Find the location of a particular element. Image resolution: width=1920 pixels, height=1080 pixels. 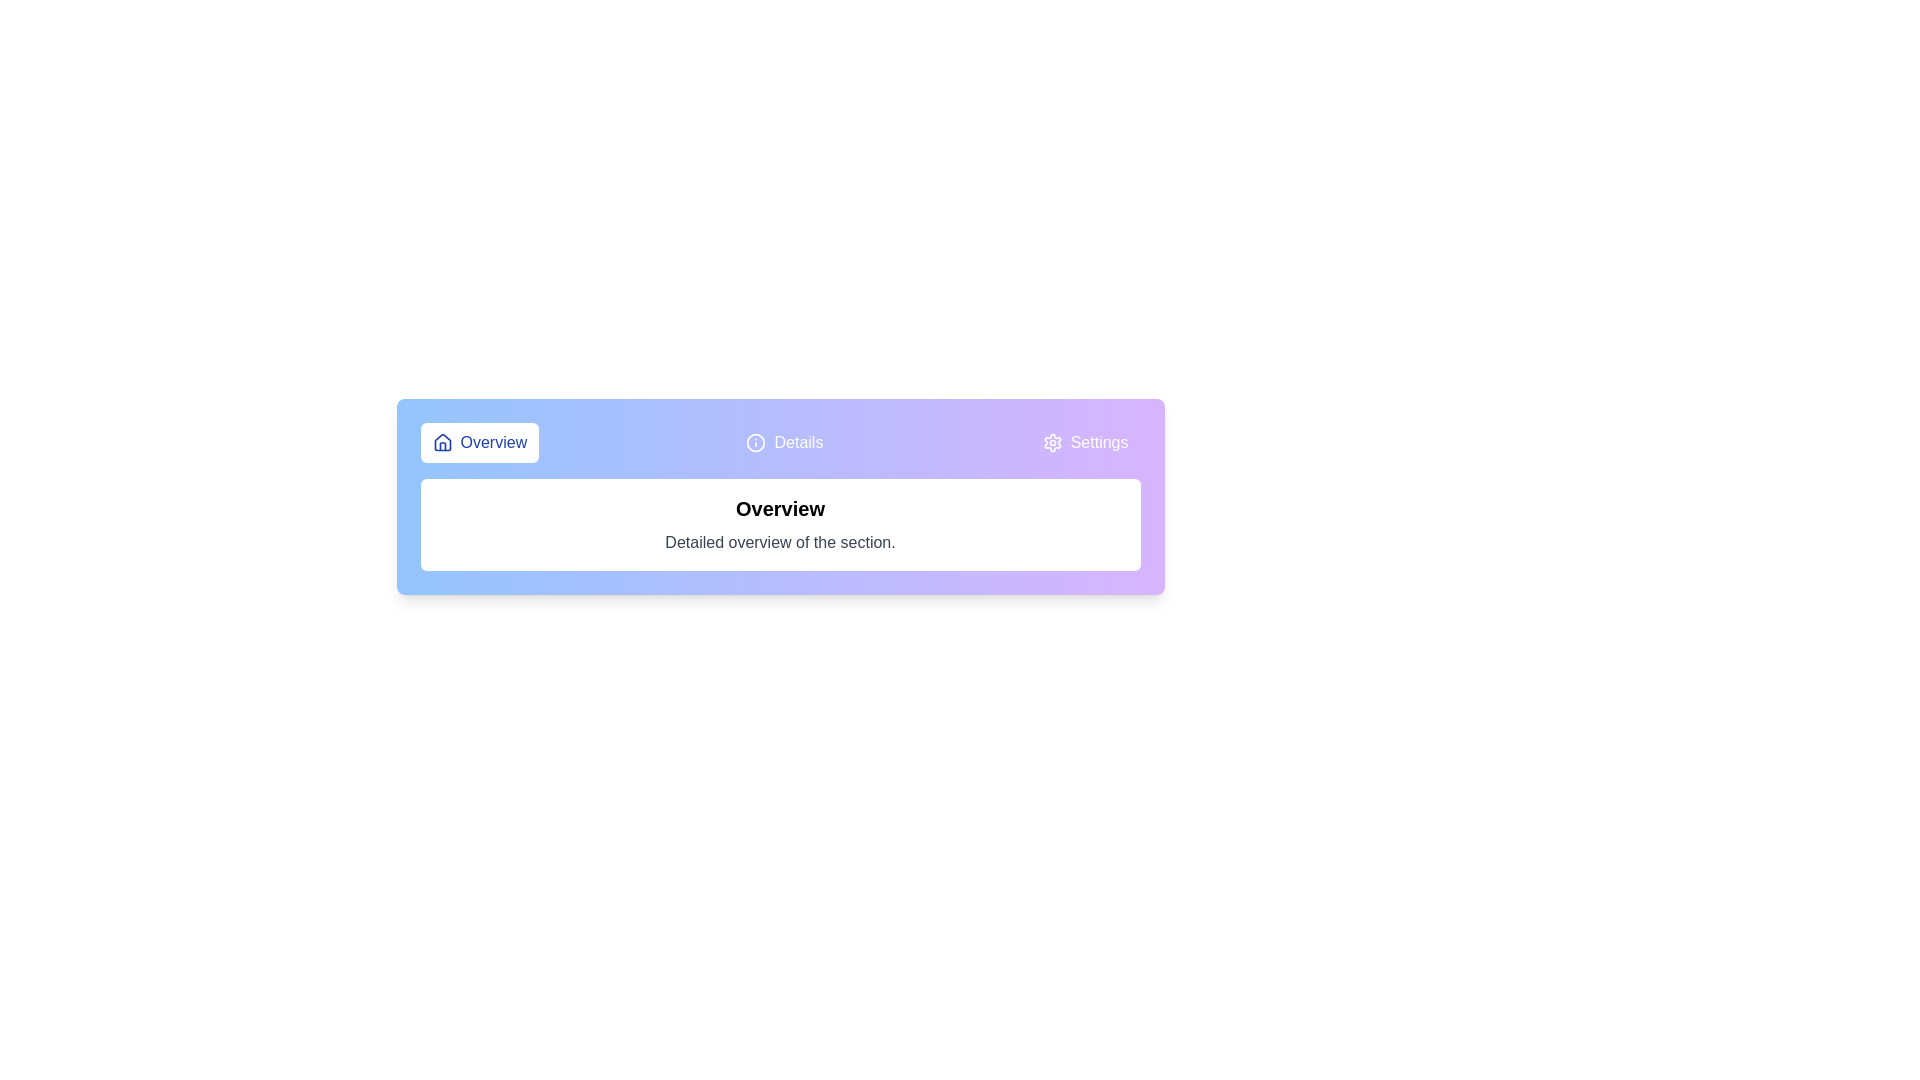

the 'Settings' text label, which is aligned to the right of a gear icon and is located within a purple gradient background in the top-right area of the interface is located at coordinates (1098, 442).